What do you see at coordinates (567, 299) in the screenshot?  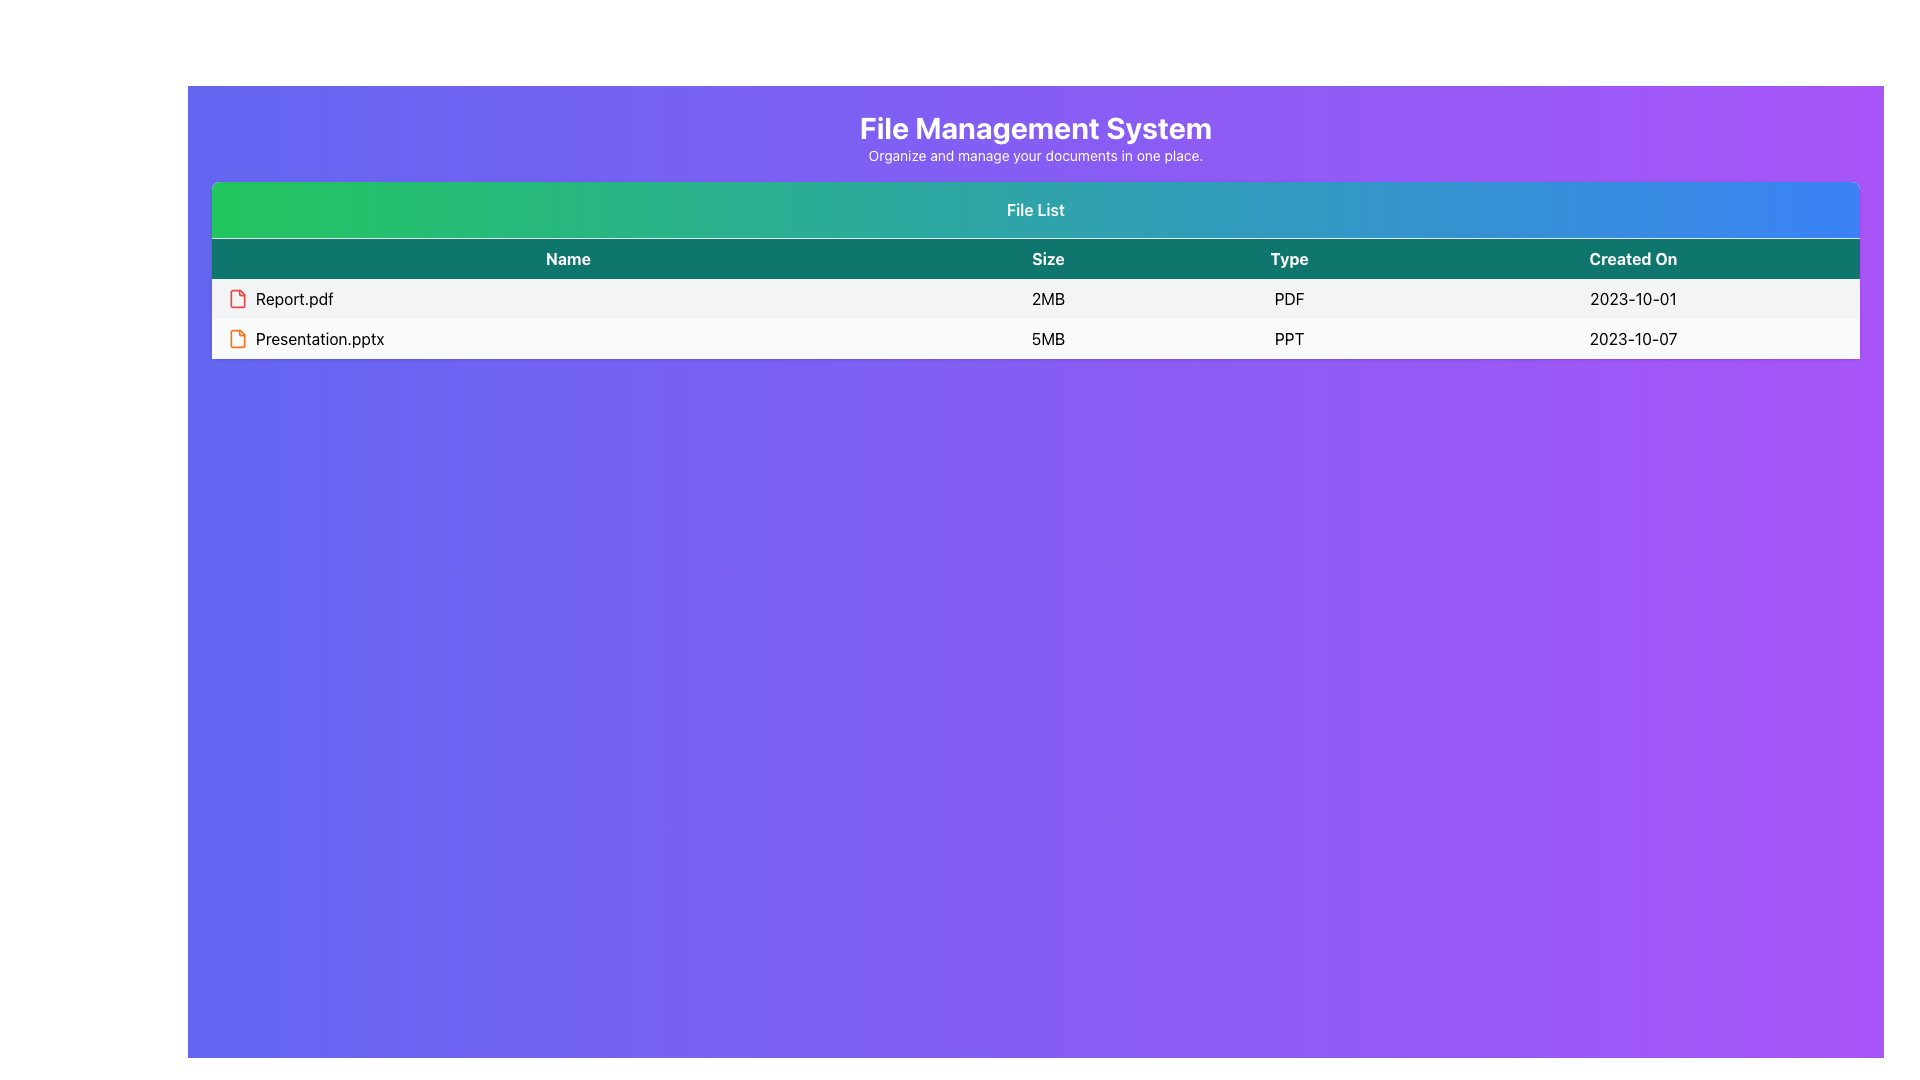 I see `the static text label displaying the filename 'Report.pdf' with a red document icon, located in the first column of the file management table` at bounding box center [567, 299].